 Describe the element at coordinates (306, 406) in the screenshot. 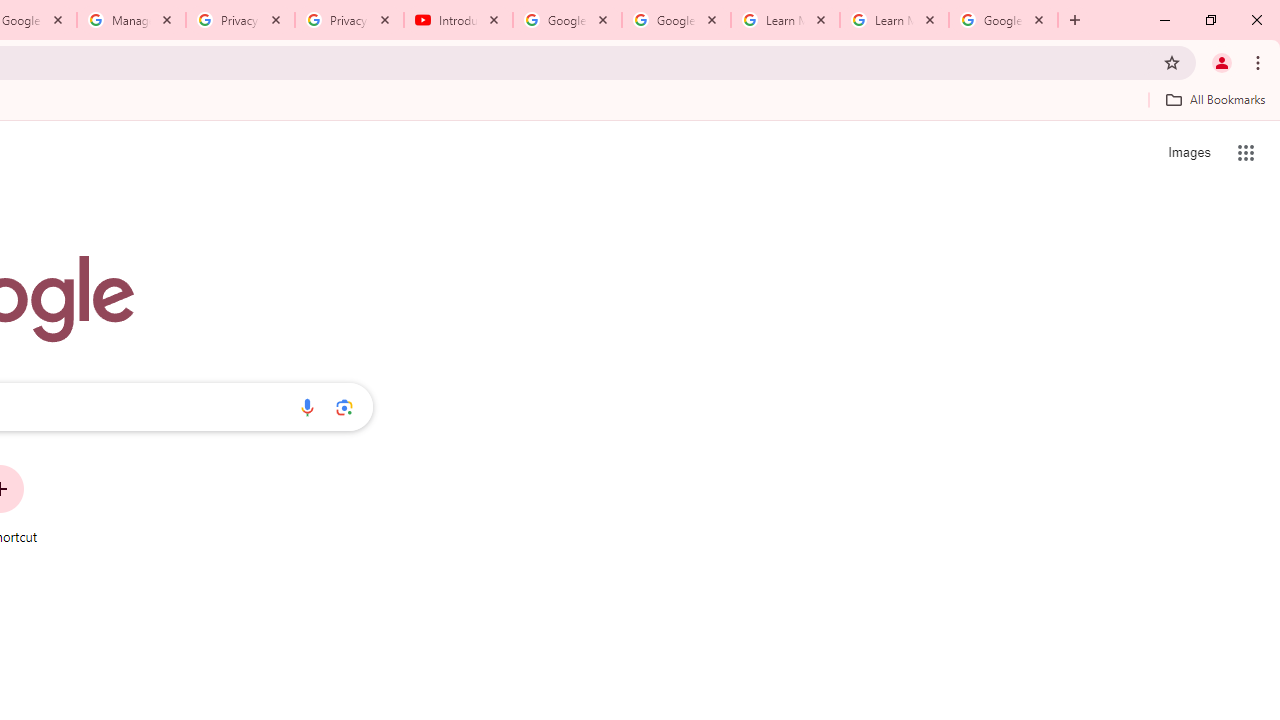

I see `'Search by voice'` at that location.